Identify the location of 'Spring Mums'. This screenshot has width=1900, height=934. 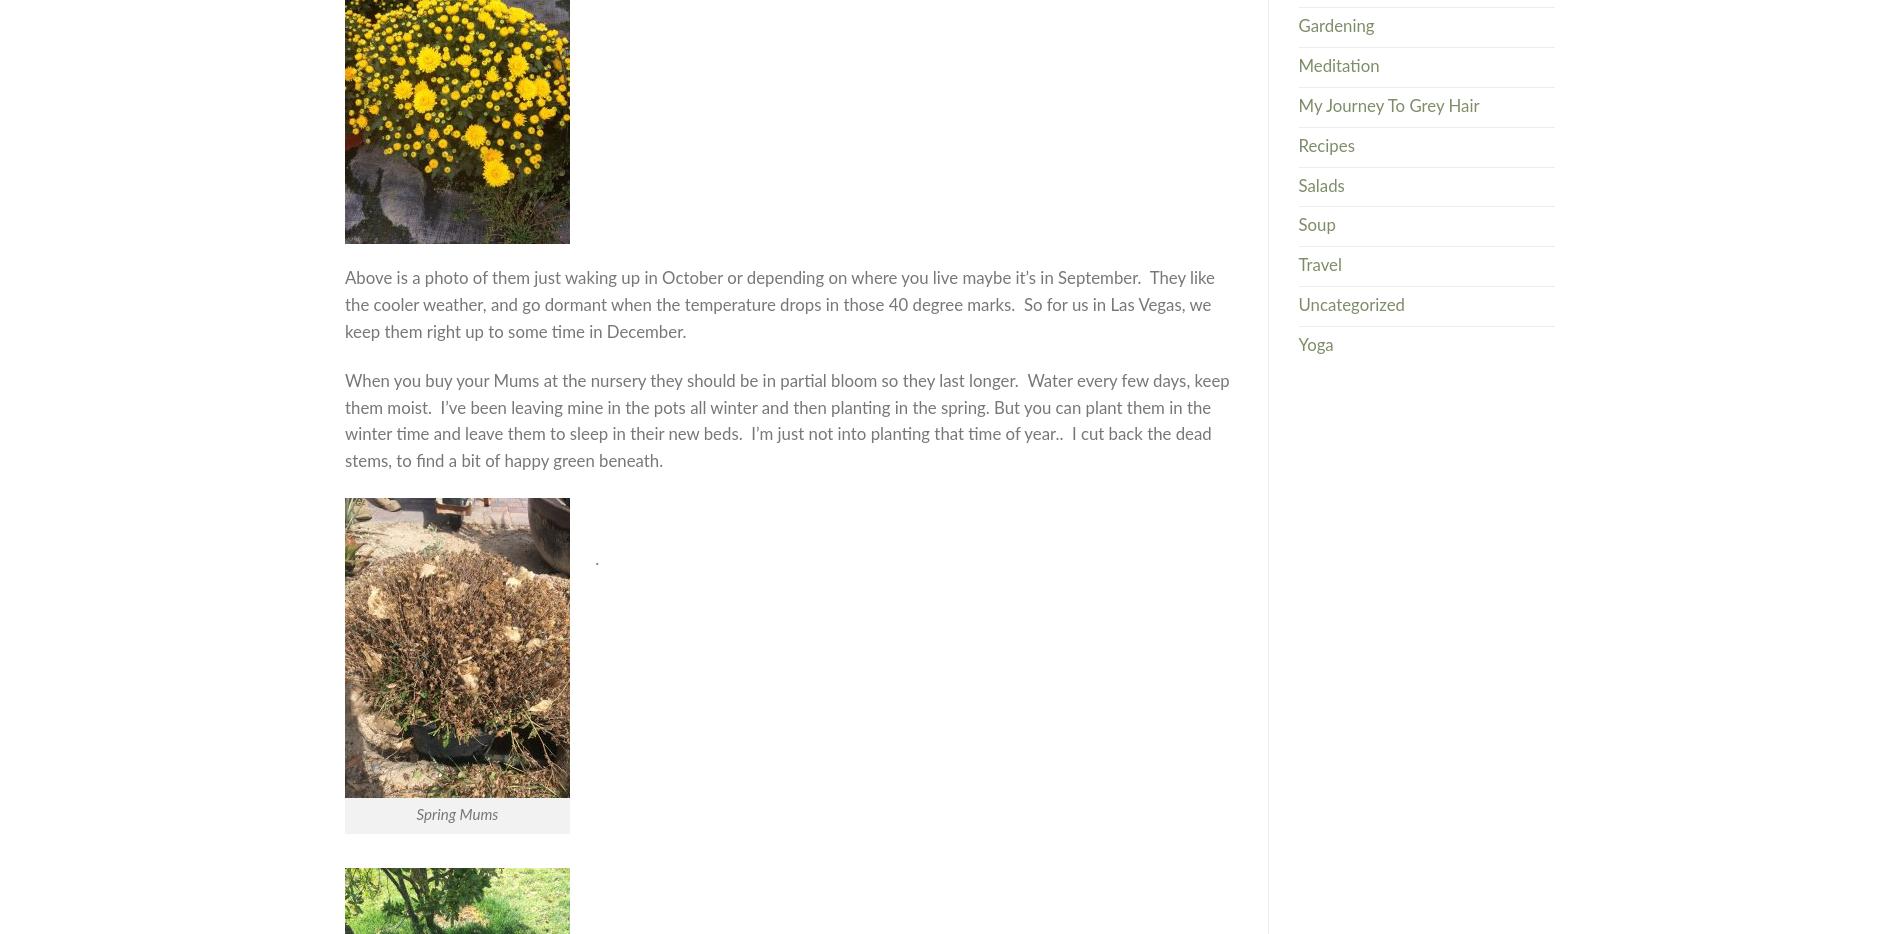
(455, 815).